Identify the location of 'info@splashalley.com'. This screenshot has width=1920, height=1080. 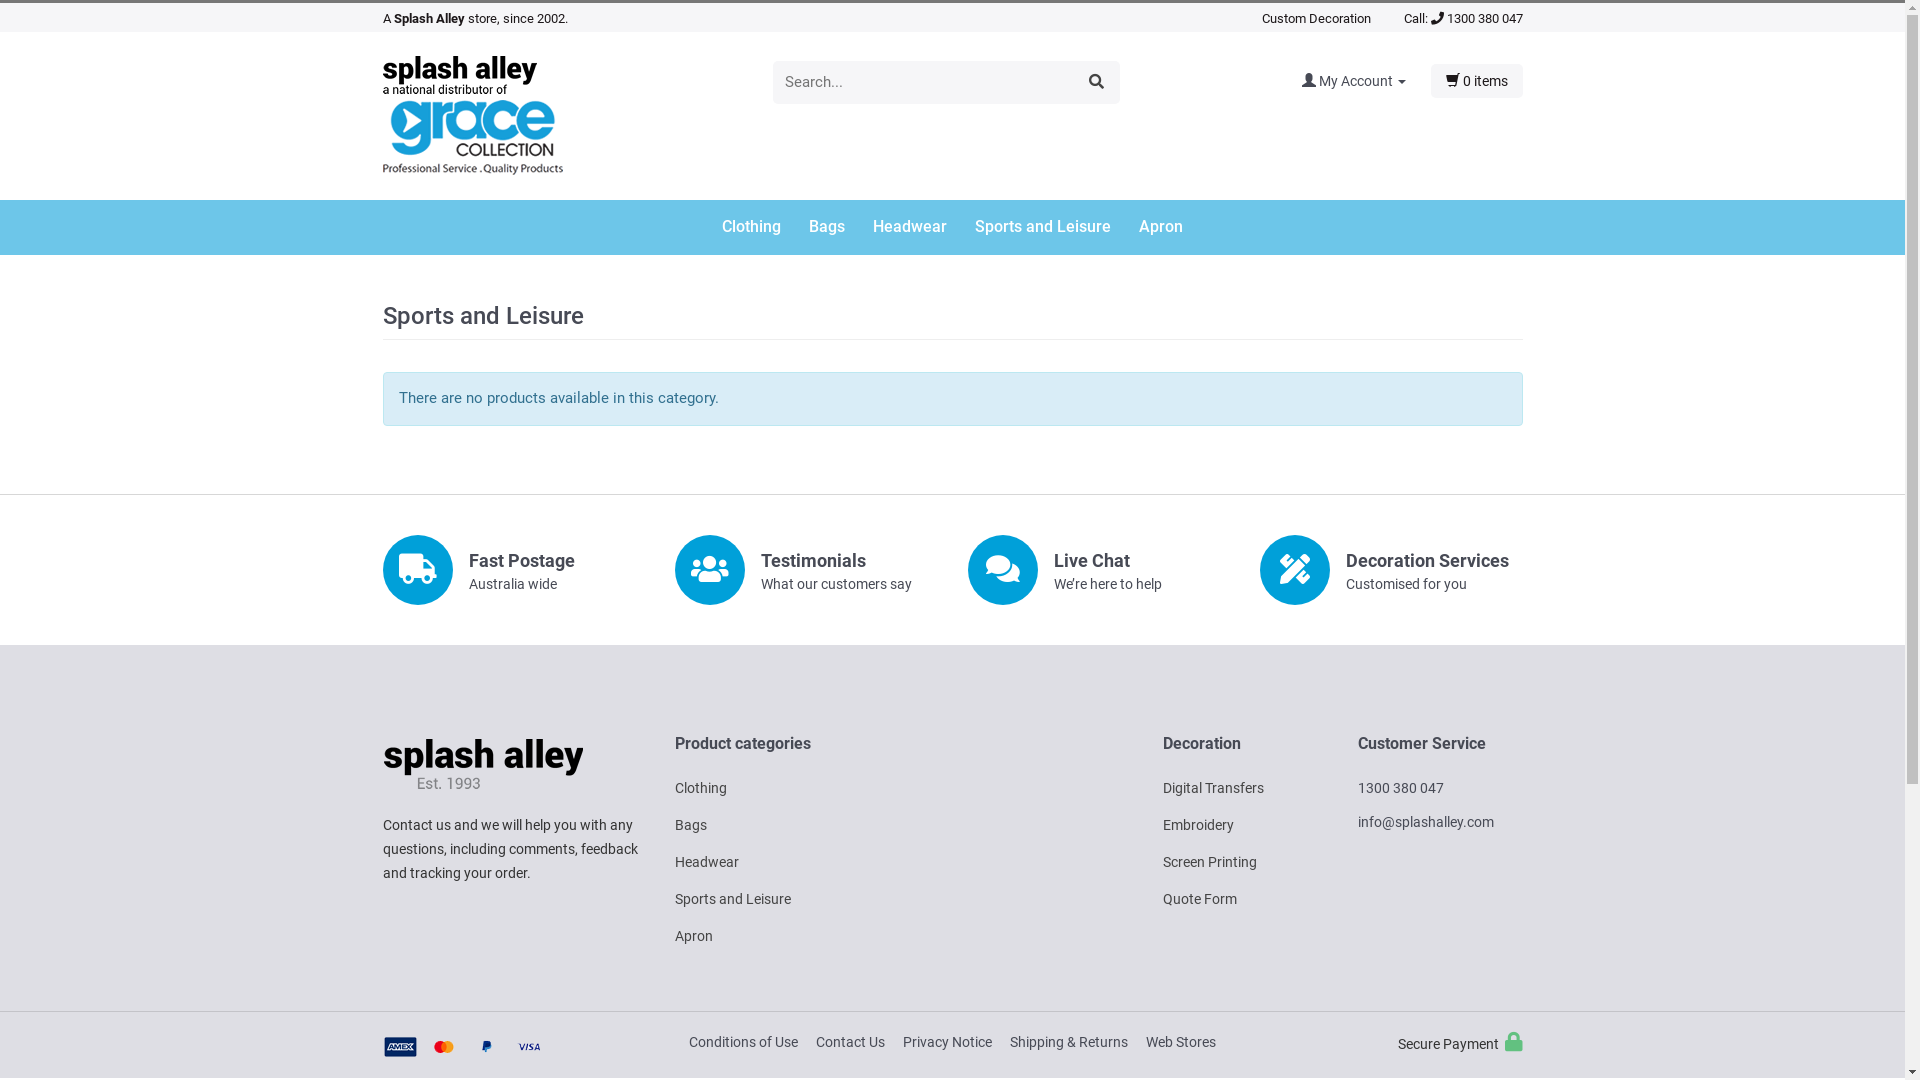
(1424, 821).